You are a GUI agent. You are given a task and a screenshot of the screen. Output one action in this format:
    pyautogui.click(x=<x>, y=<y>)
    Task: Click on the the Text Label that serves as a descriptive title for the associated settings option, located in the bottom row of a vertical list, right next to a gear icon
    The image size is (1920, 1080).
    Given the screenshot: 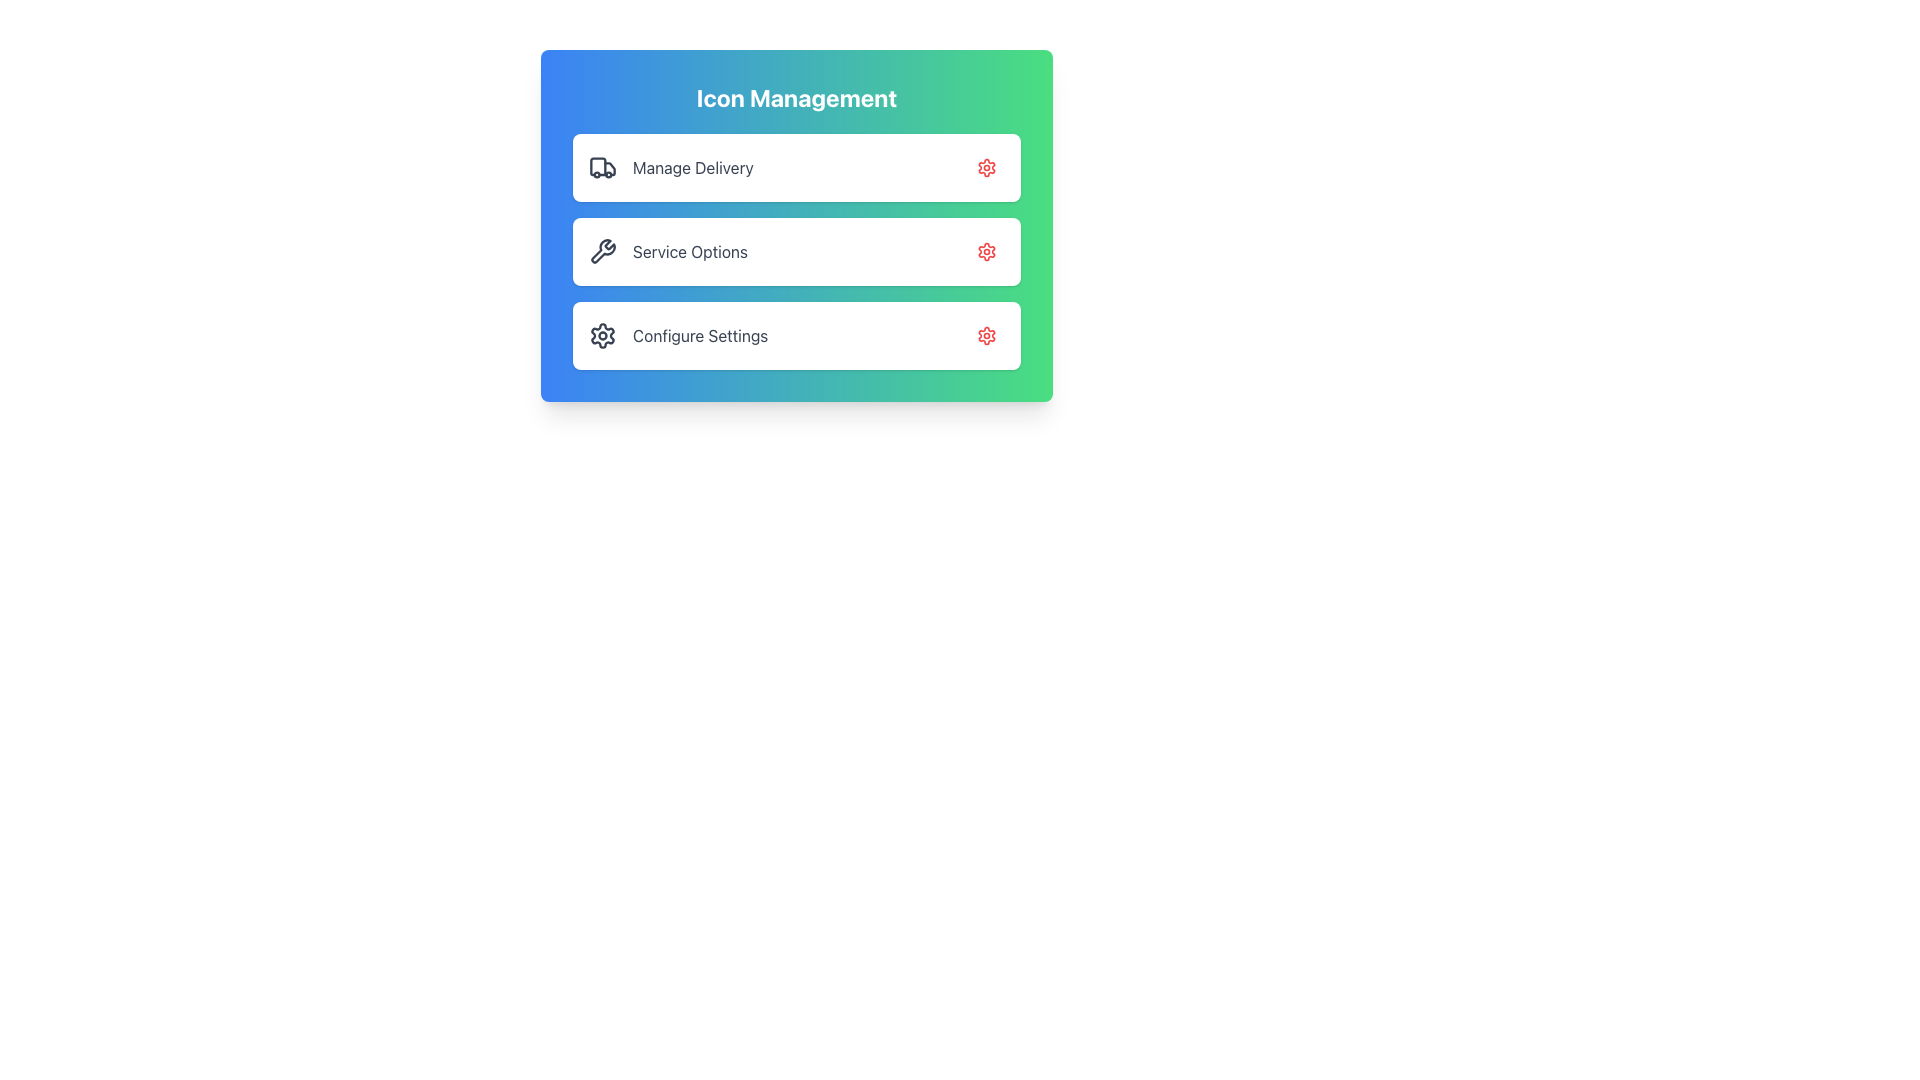 What is the action you would take?
    pyautogui.click(x=700, y=334)
    